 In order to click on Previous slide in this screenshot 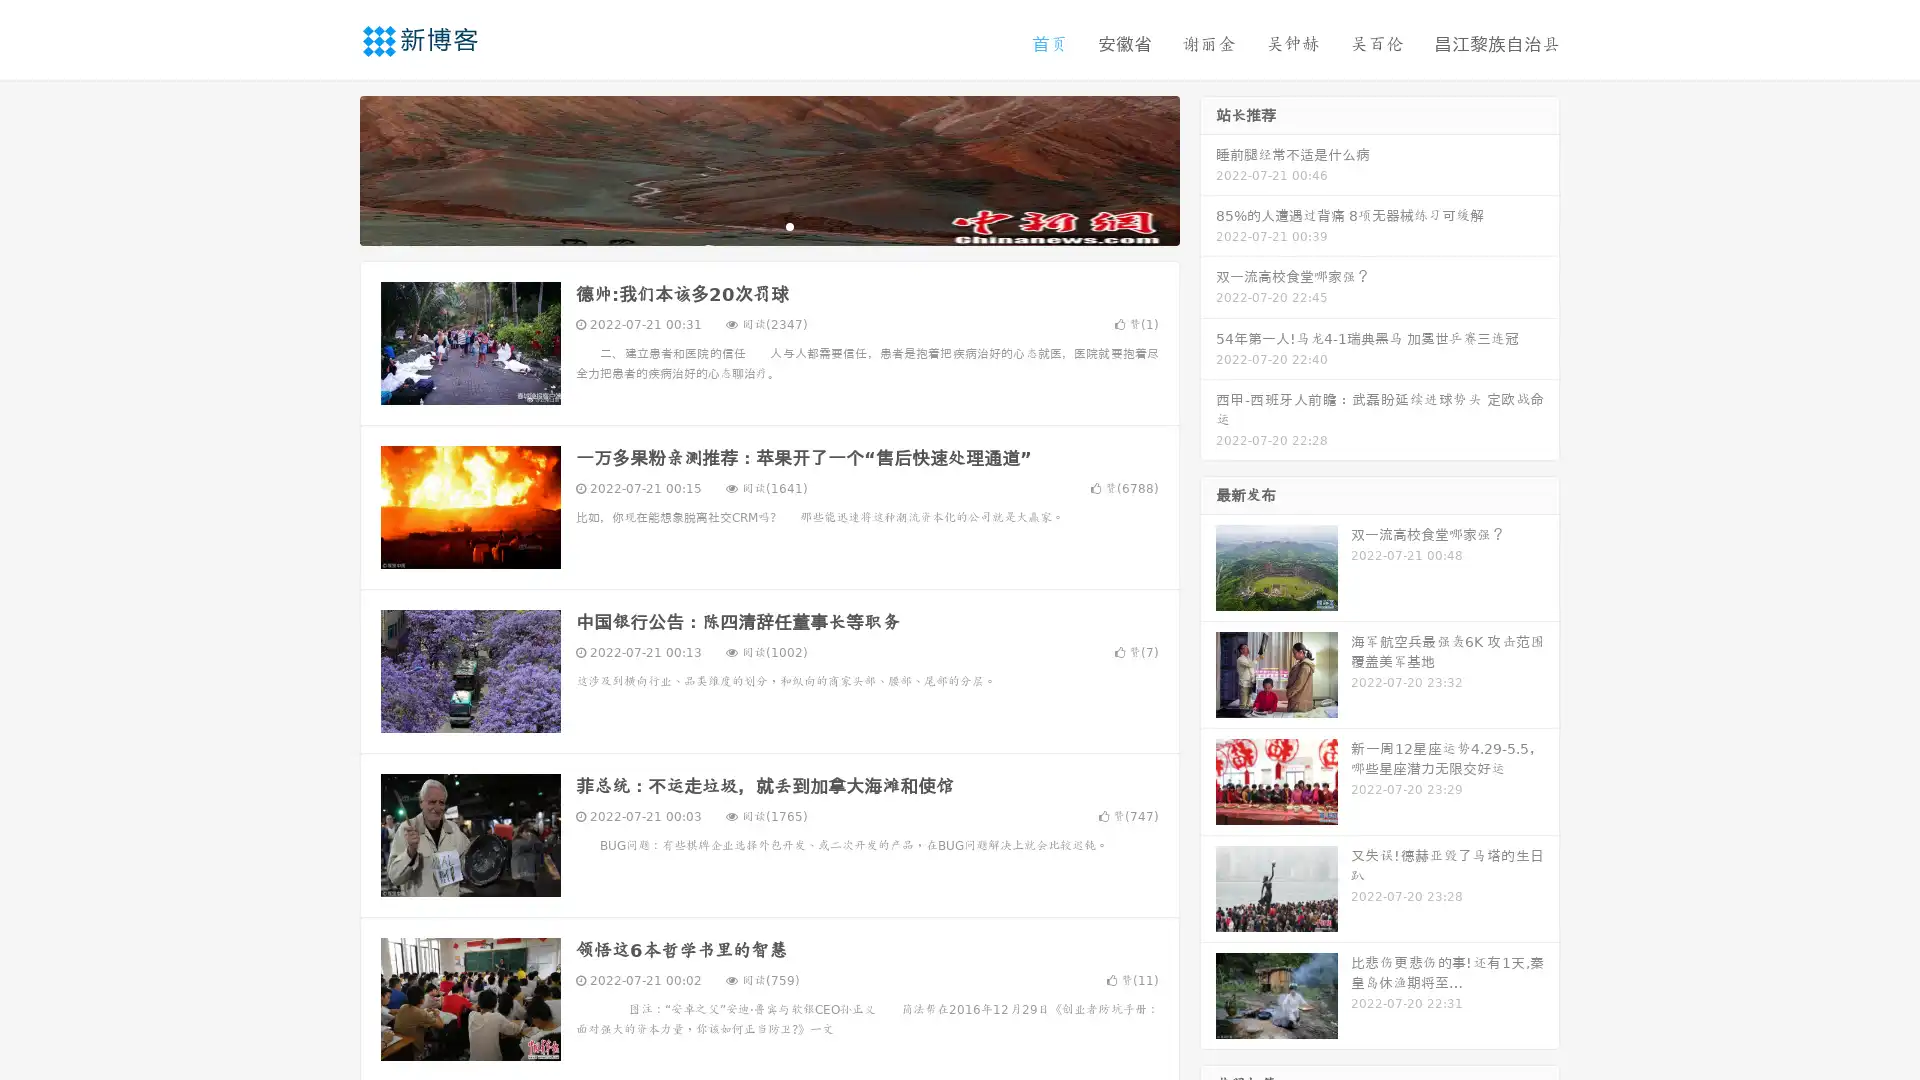, I will do `click(330, 168)`.